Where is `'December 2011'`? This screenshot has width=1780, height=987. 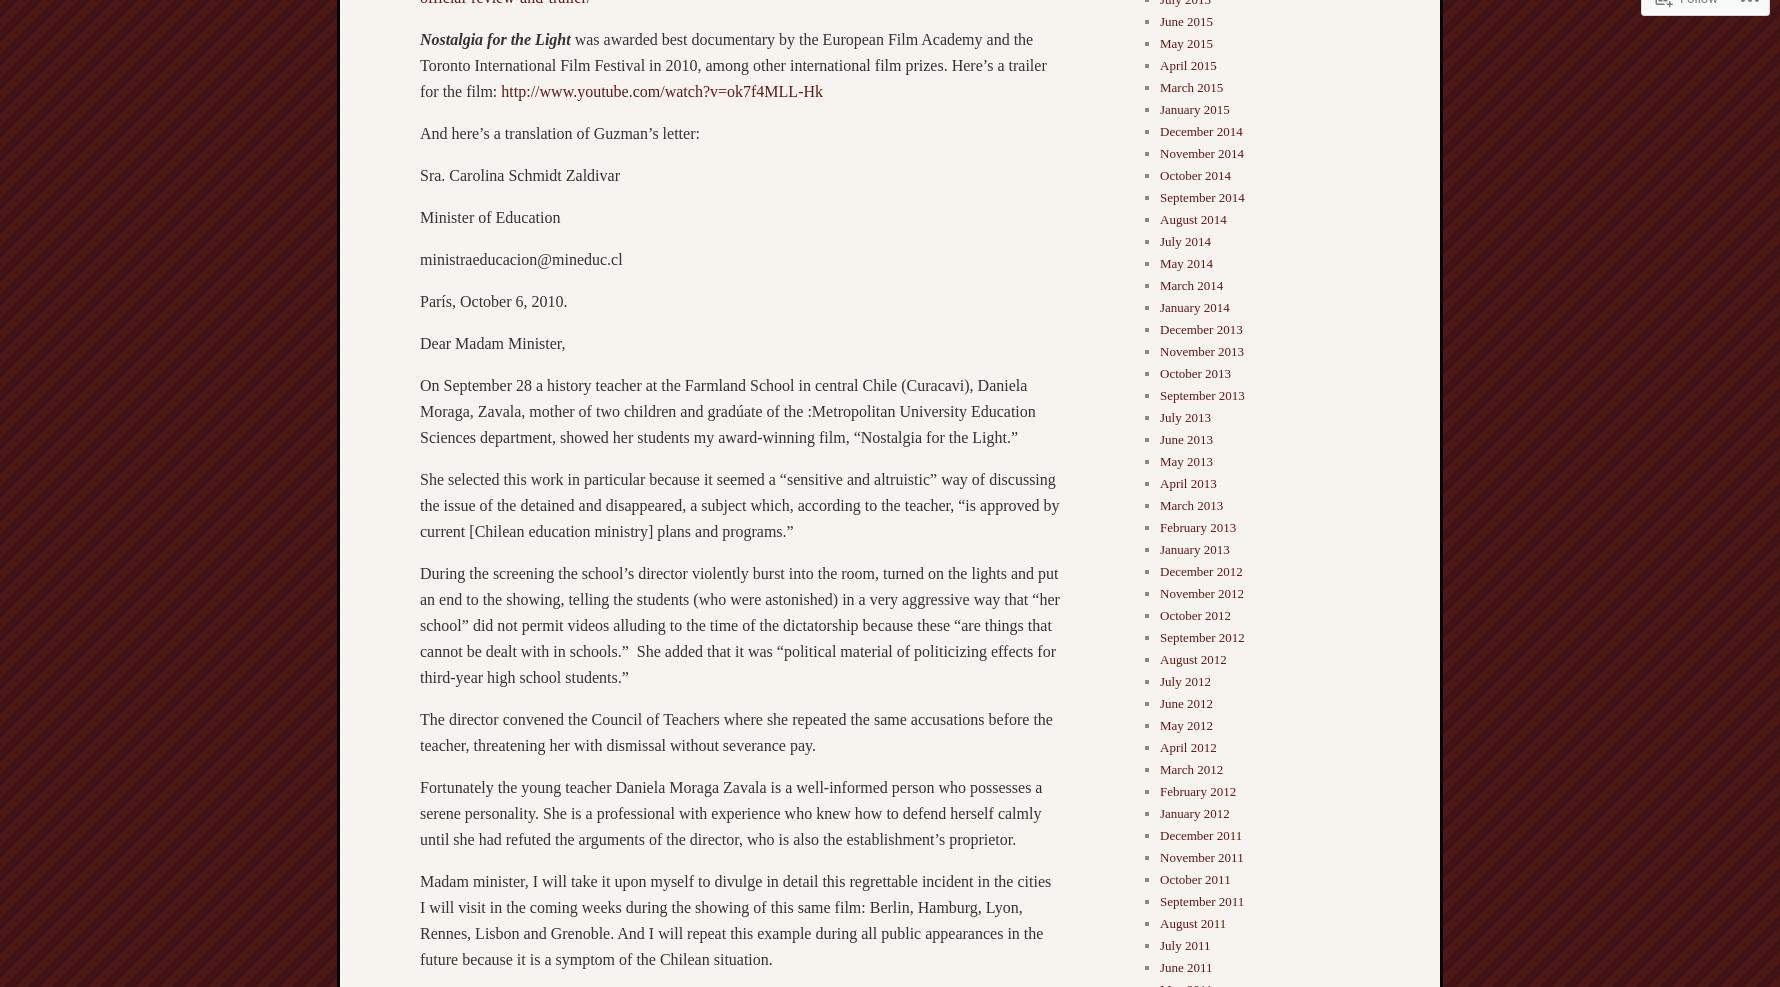 'December 2011' is located at coordinates (1200, 834).